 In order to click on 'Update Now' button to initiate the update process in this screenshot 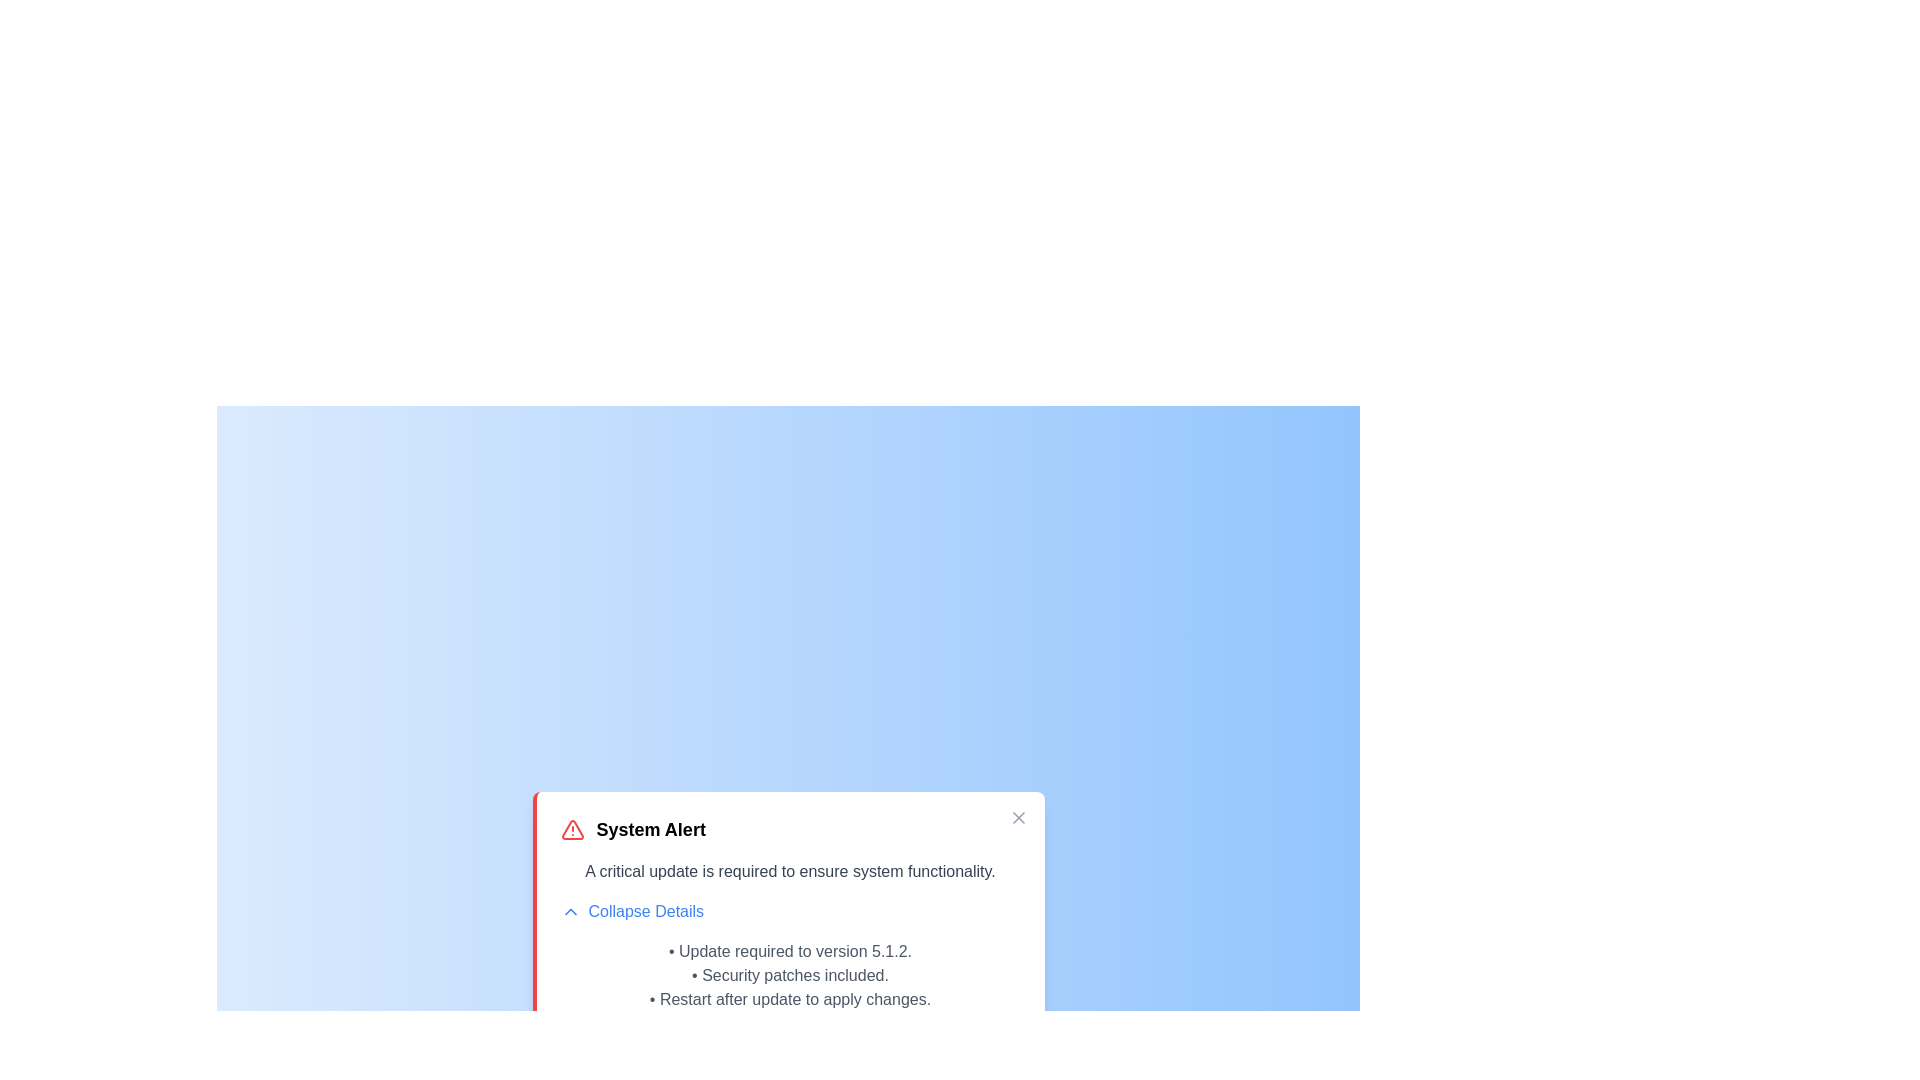, I will do `click(789, 1055)`.